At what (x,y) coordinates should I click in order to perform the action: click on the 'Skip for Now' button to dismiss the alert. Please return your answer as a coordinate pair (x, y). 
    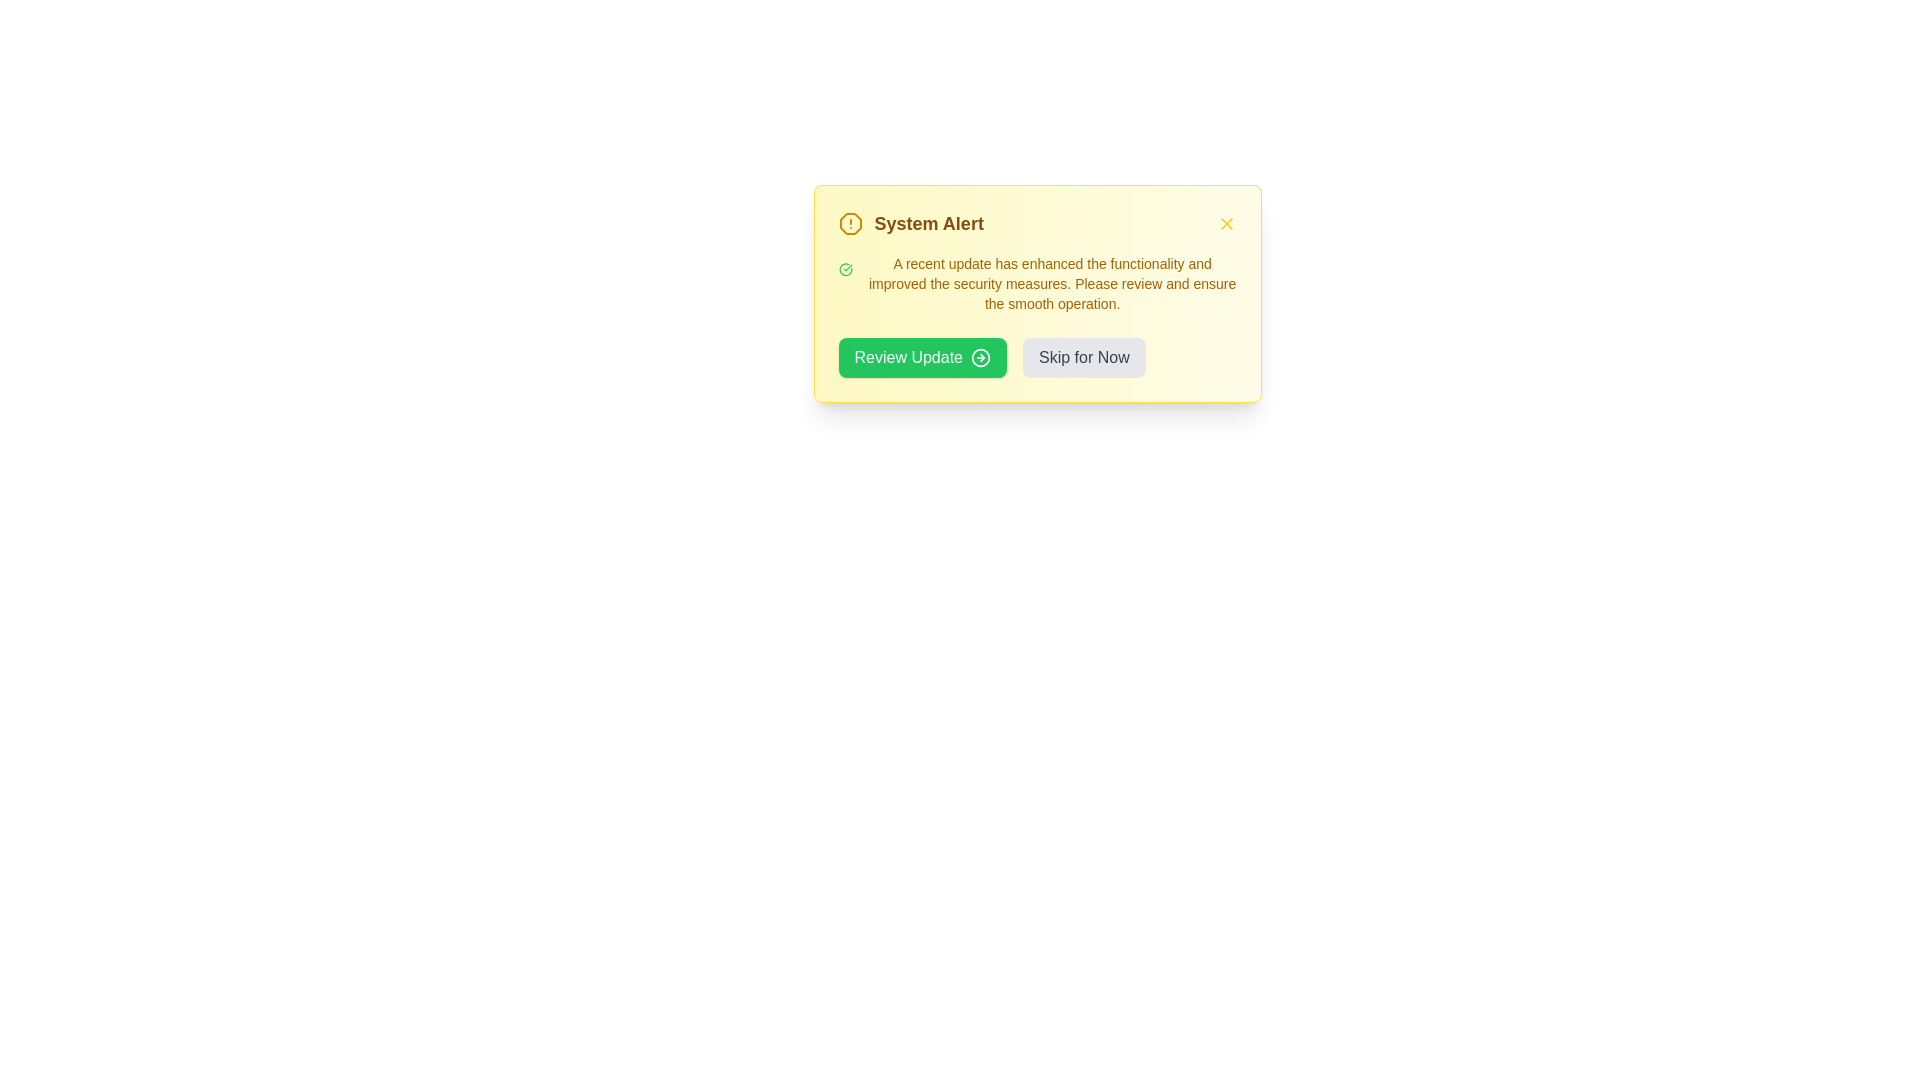
    Looking at the image, I should click on (1083, 357).